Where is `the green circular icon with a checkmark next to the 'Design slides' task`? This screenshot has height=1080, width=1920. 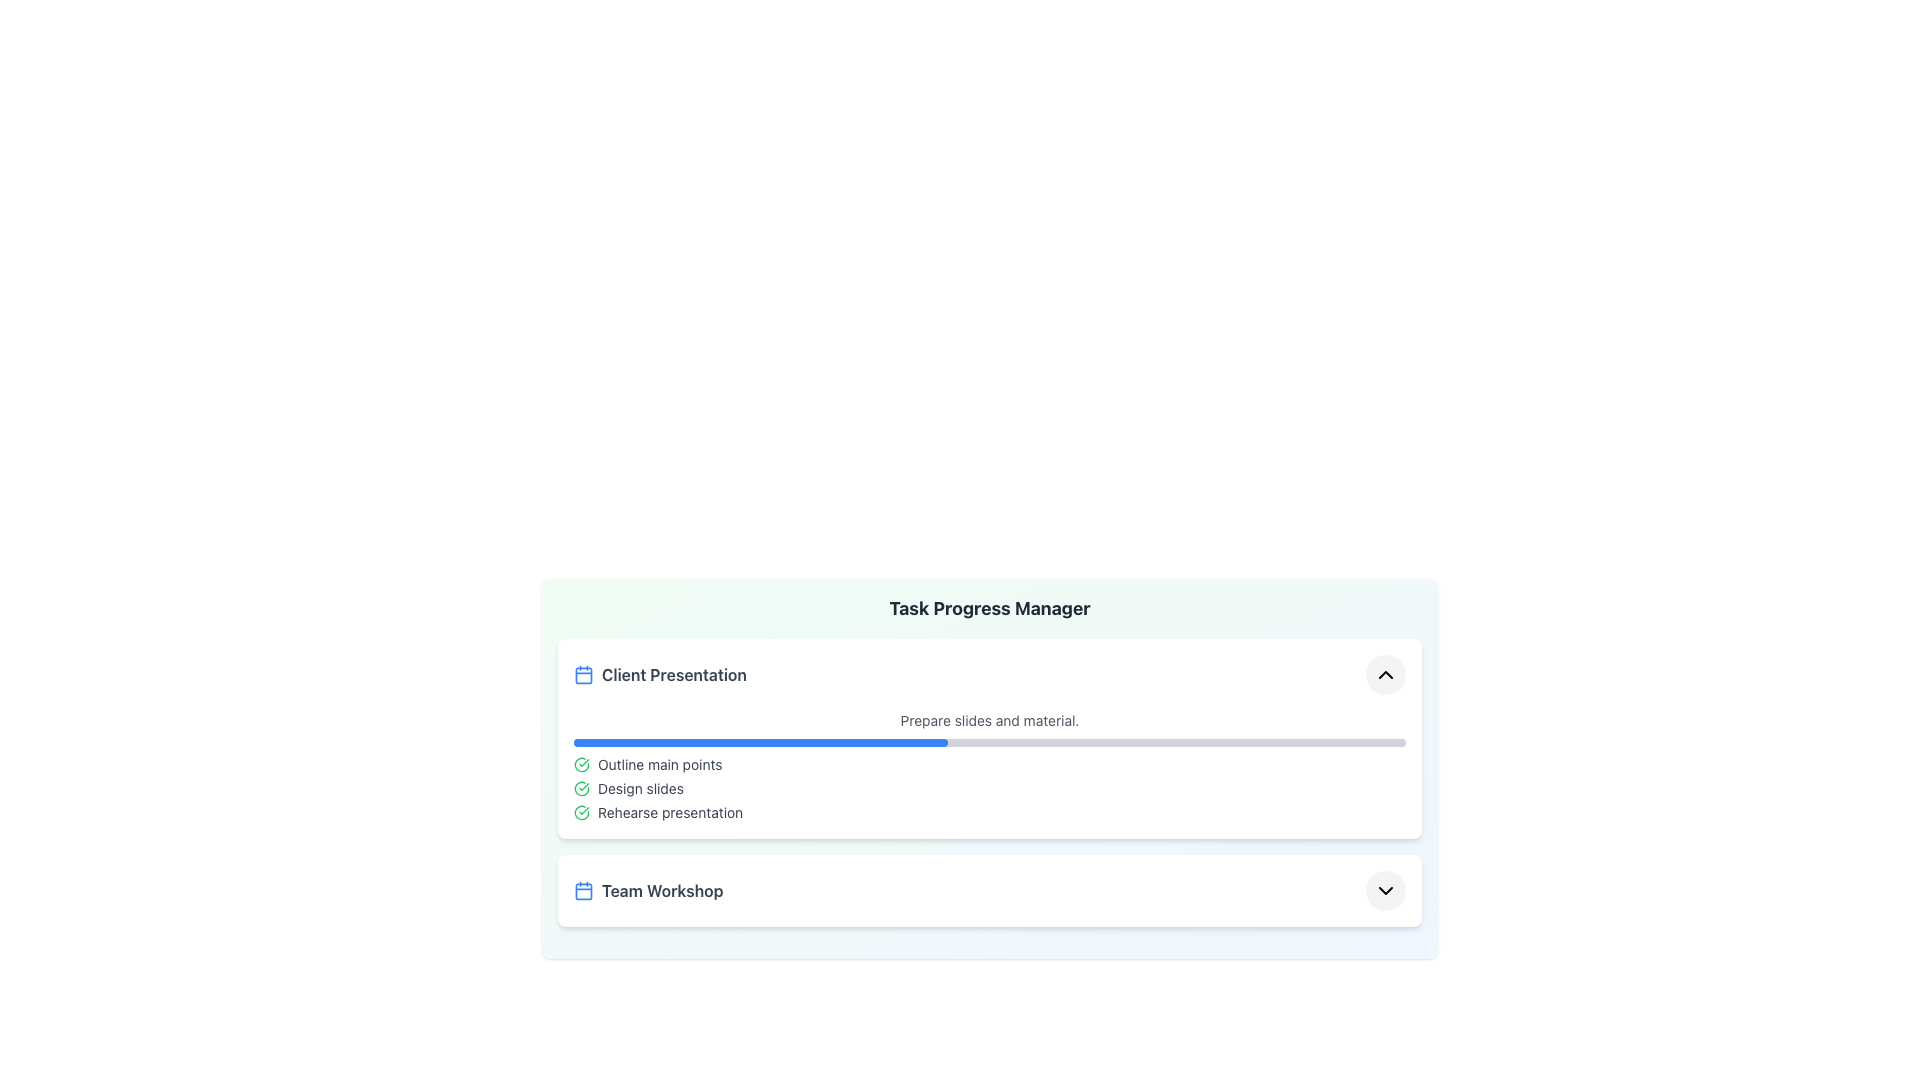
the green circular icon with a checkmark next to the 'Design slides' task is located at coordinates (580, 788).